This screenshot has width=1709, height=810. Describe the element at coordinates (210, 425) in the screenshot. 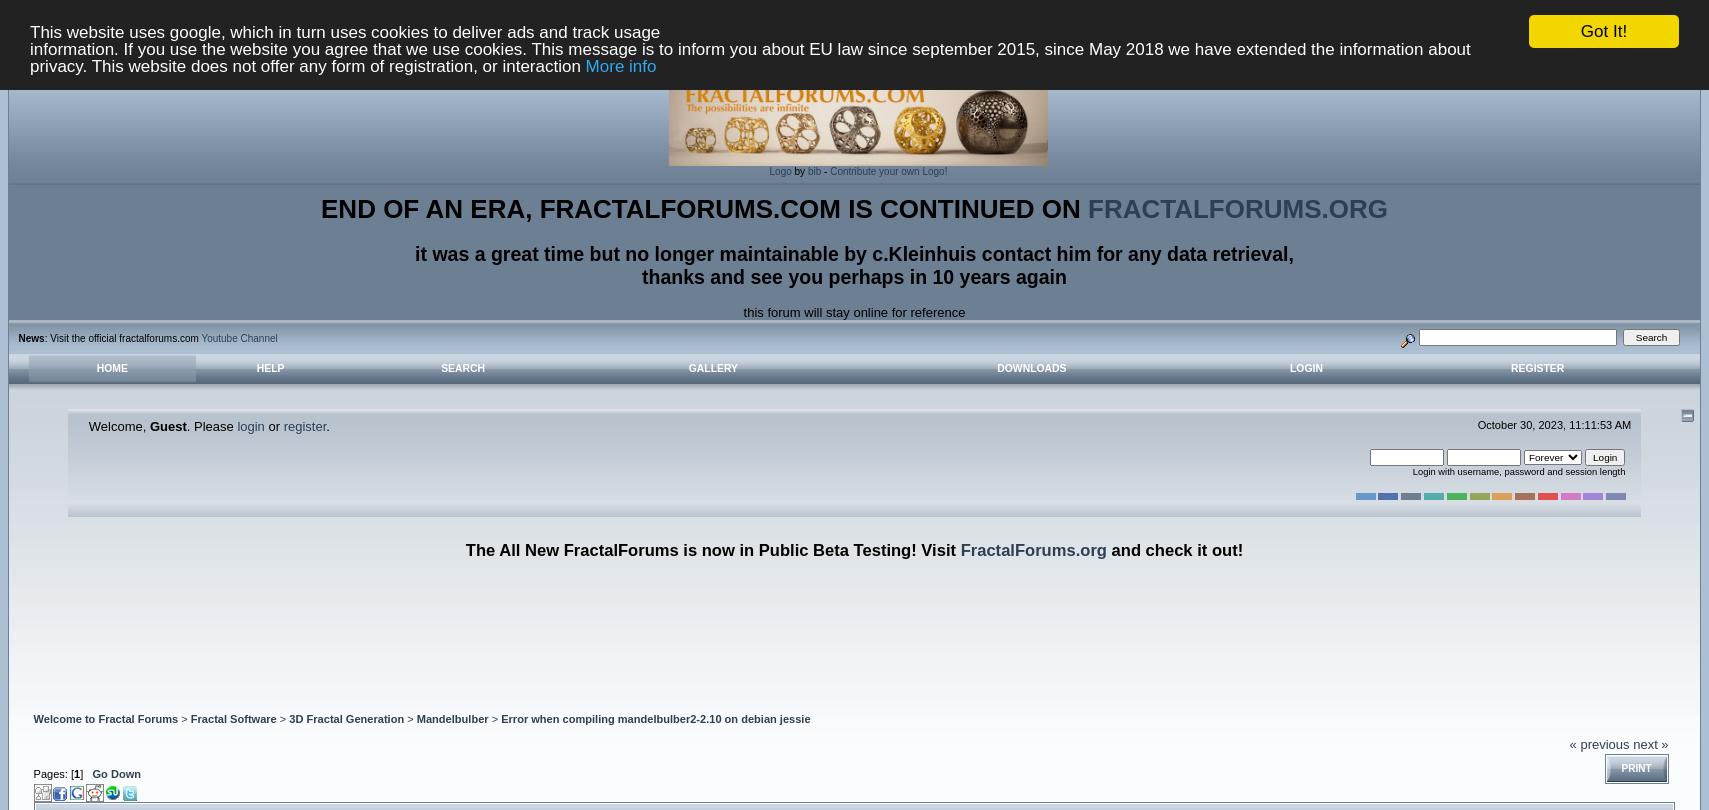

I see `'. Please'` at that location.